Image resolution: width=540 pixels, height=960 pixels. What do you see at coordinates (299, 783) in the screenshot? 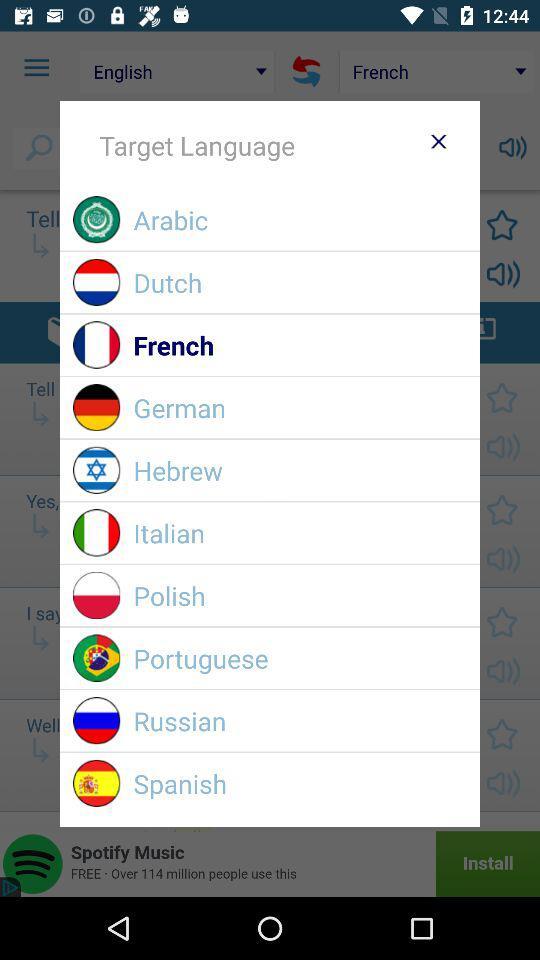
I see `the item below the russian item` at bounding box center [299, 783].